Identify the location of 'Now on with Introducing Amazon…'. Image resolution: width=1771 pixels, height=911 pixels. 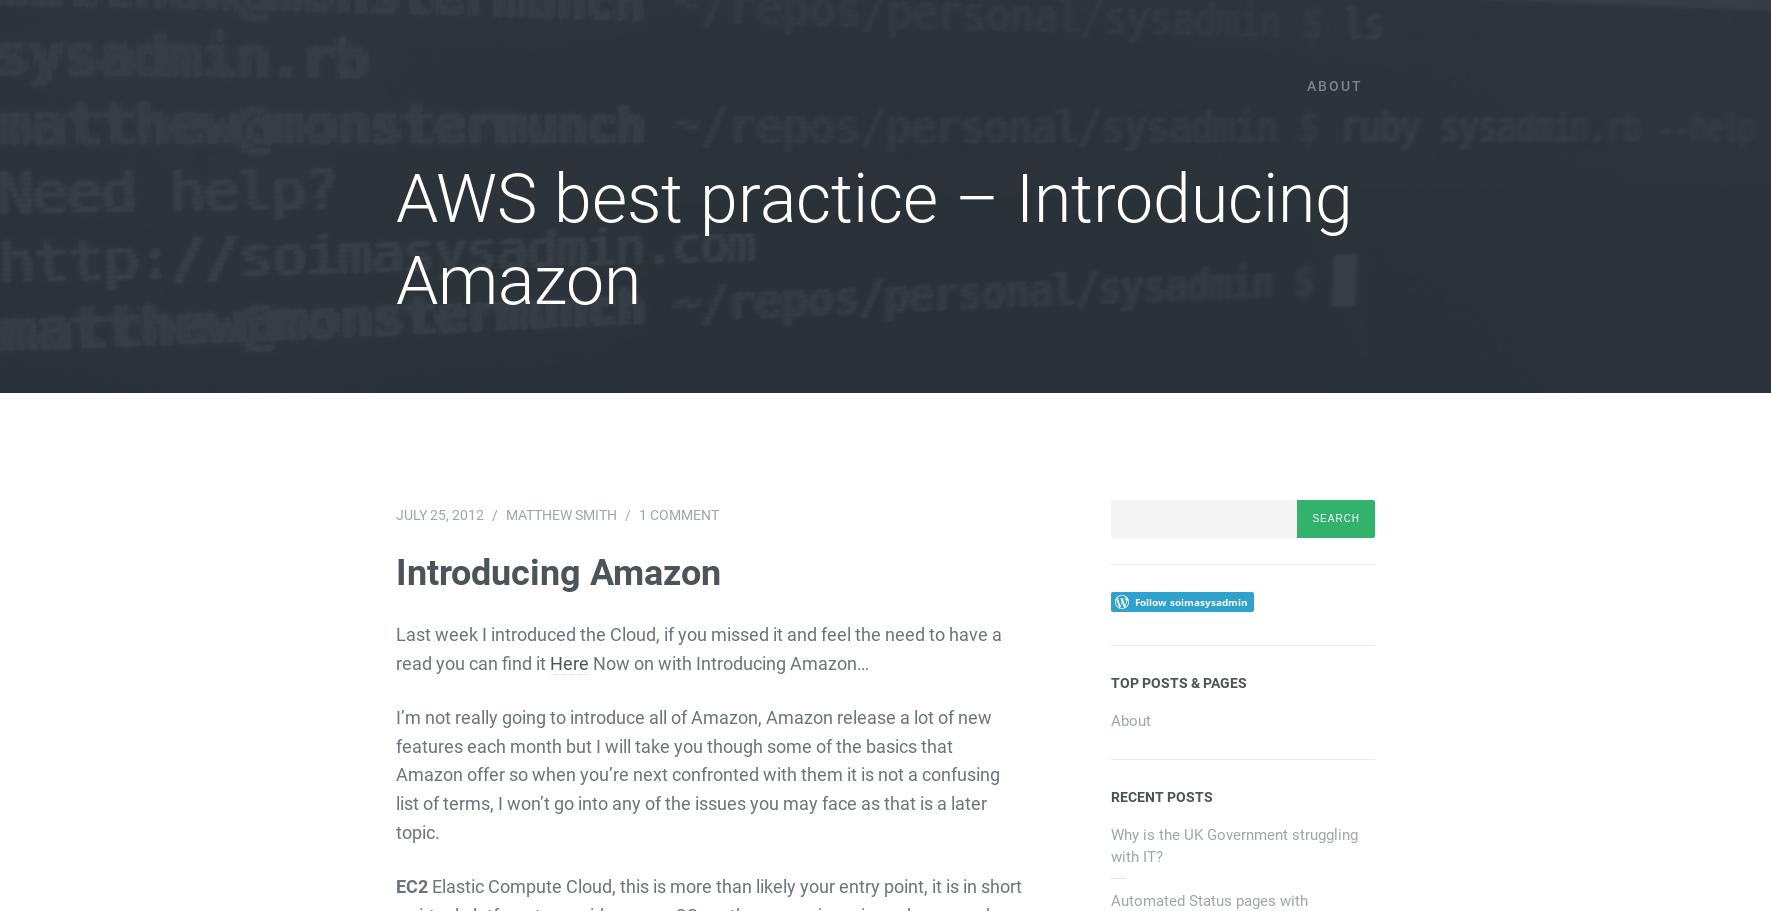
(728, 663).